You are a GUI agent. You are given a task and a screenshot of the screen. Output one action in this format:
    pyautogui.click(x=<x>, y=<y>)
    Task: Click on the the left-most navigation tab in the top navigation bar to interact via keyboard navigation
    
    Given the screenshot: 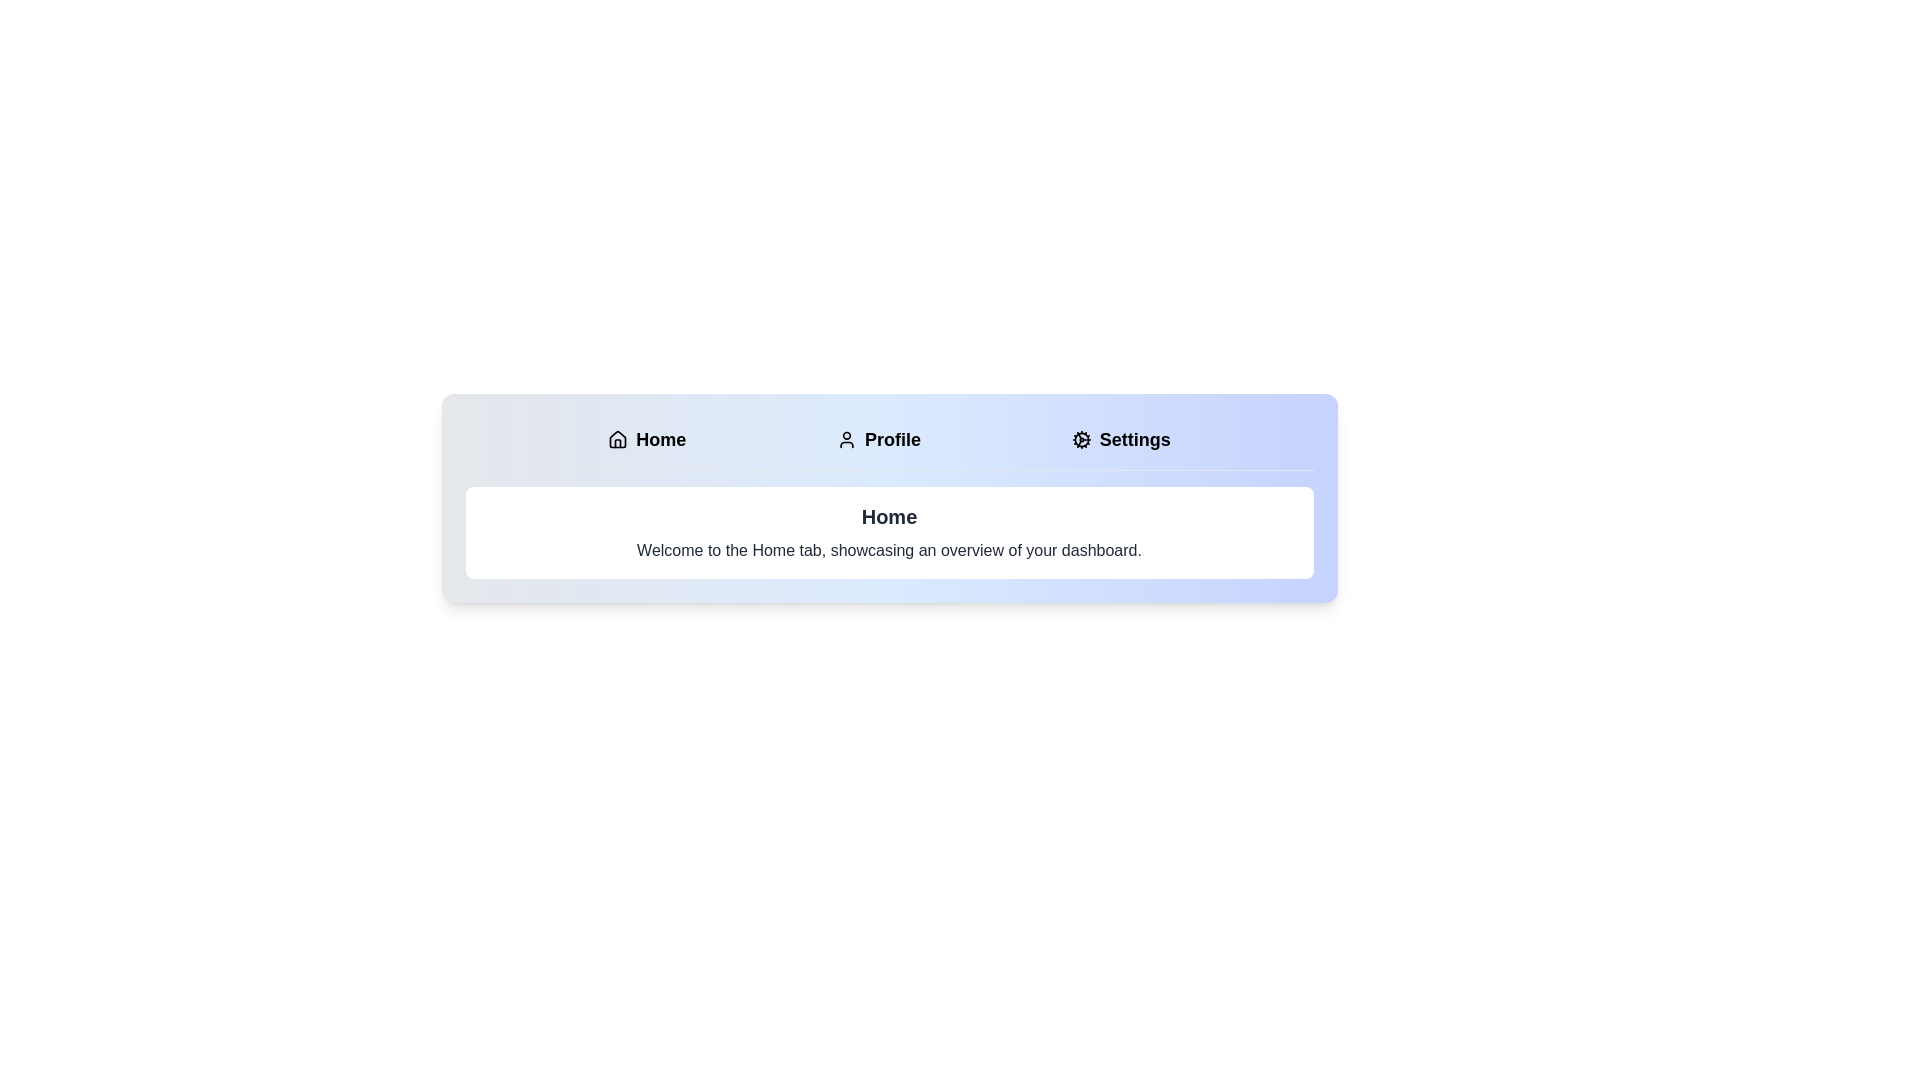 What is the action you would take?
    pyautogui.click(x=647, y=438)
    